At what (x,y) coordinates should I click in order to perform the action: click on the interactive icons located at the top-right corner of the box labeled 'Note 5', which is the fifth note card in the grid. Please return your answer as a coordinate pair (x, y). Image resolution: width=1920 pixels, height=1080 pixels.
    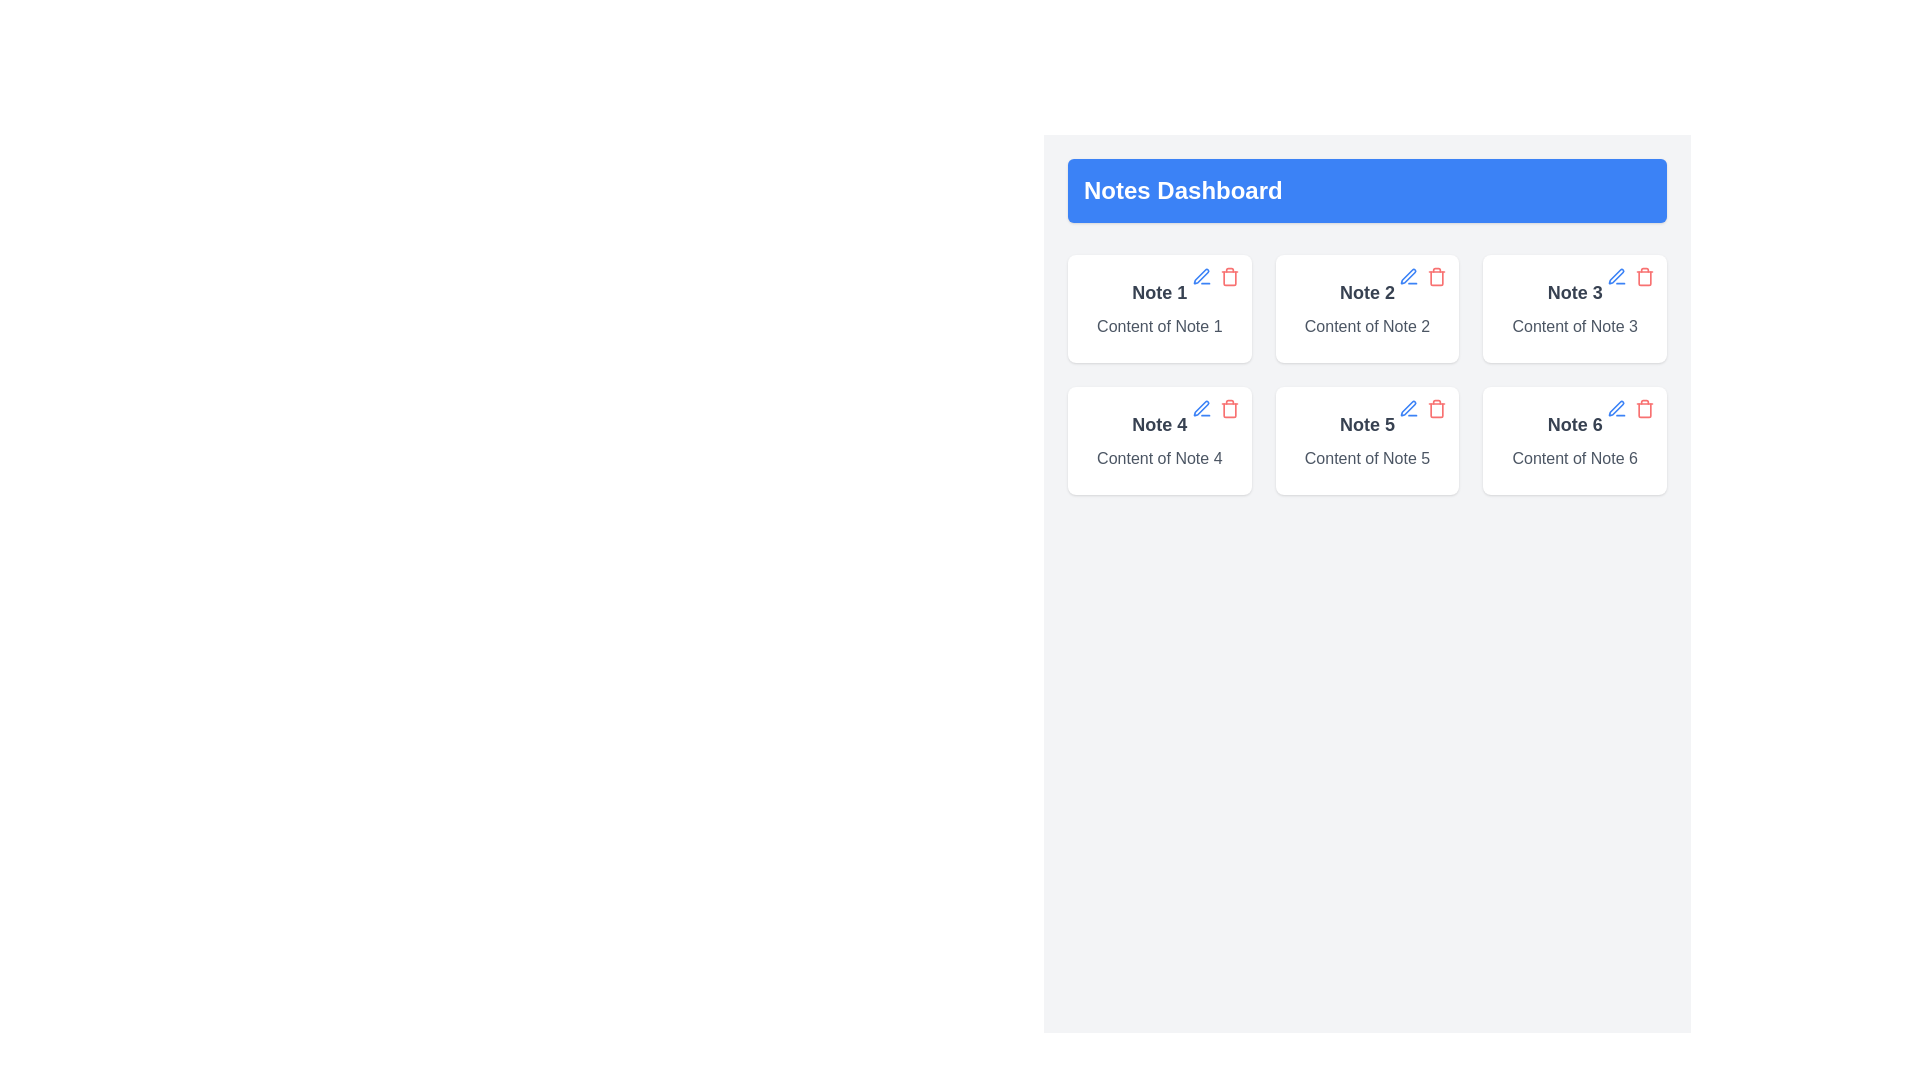
    Looking at the image, I should click on (1422, 407).